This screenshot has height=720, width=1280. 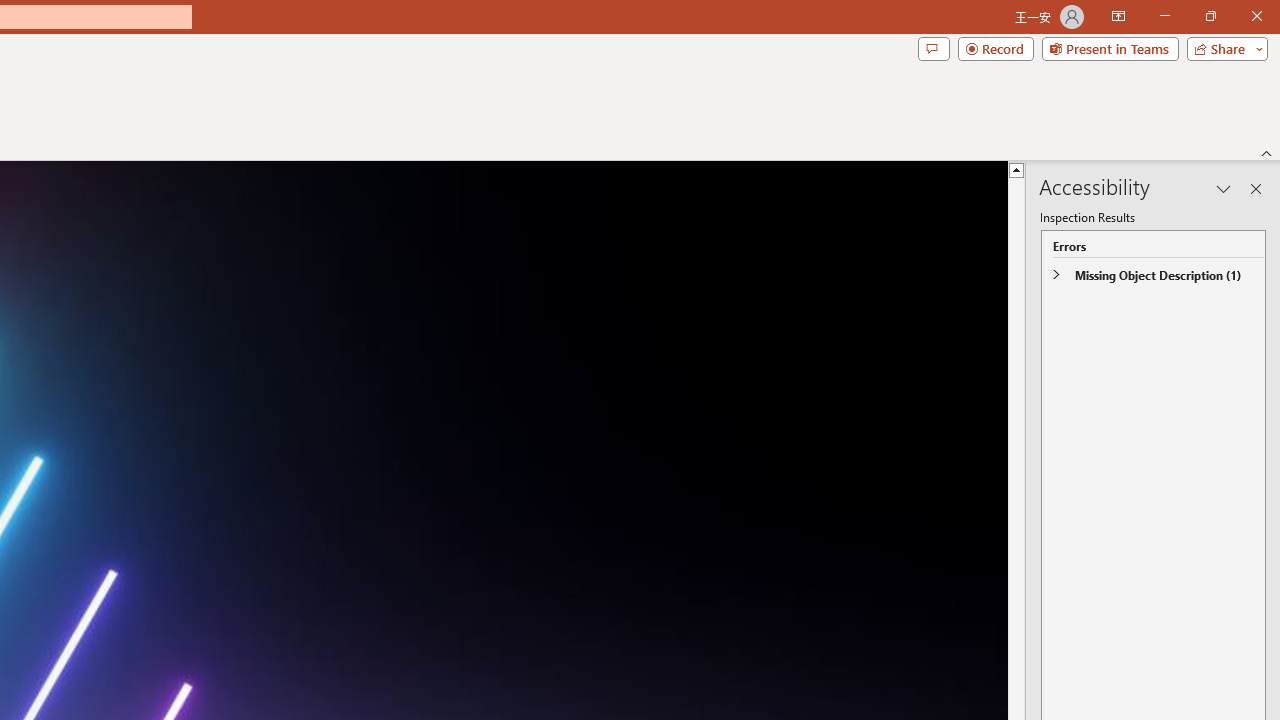 I want to click on 'Restore Down', so click(x=1209, y=16).